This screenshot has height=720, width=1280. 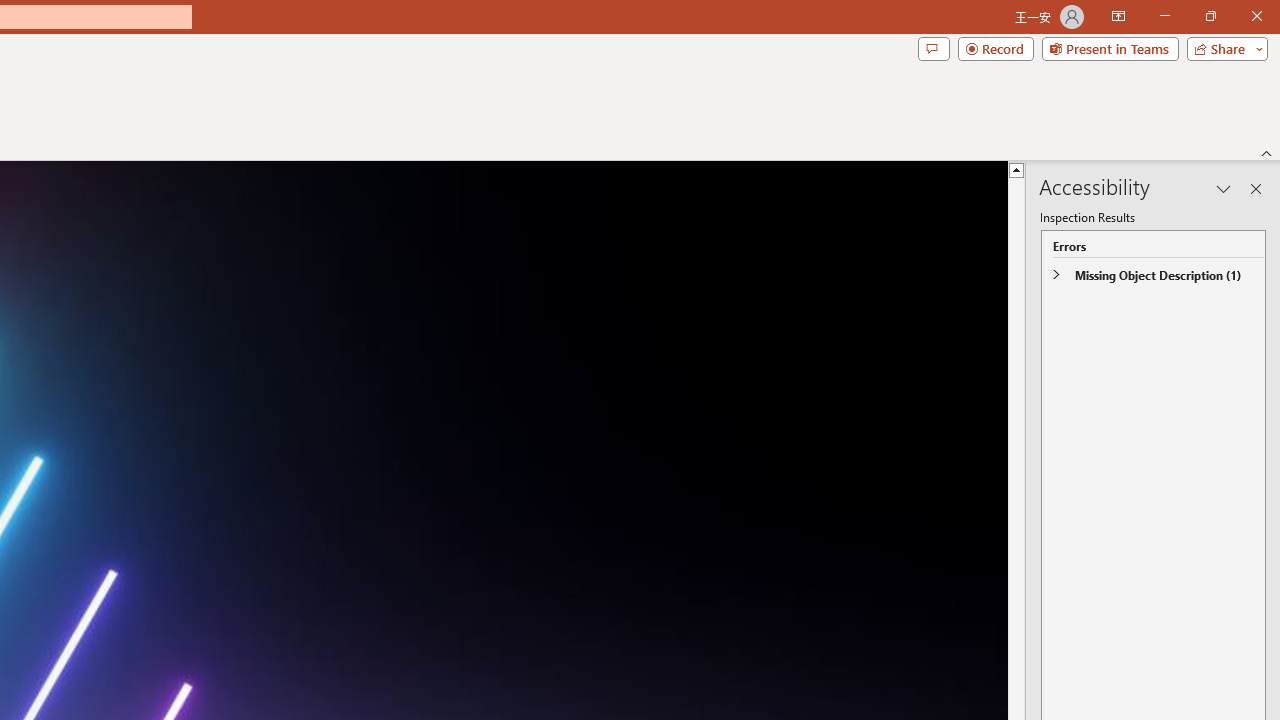 I want to click on 'Restore Down', so click(x=1209, y=16).